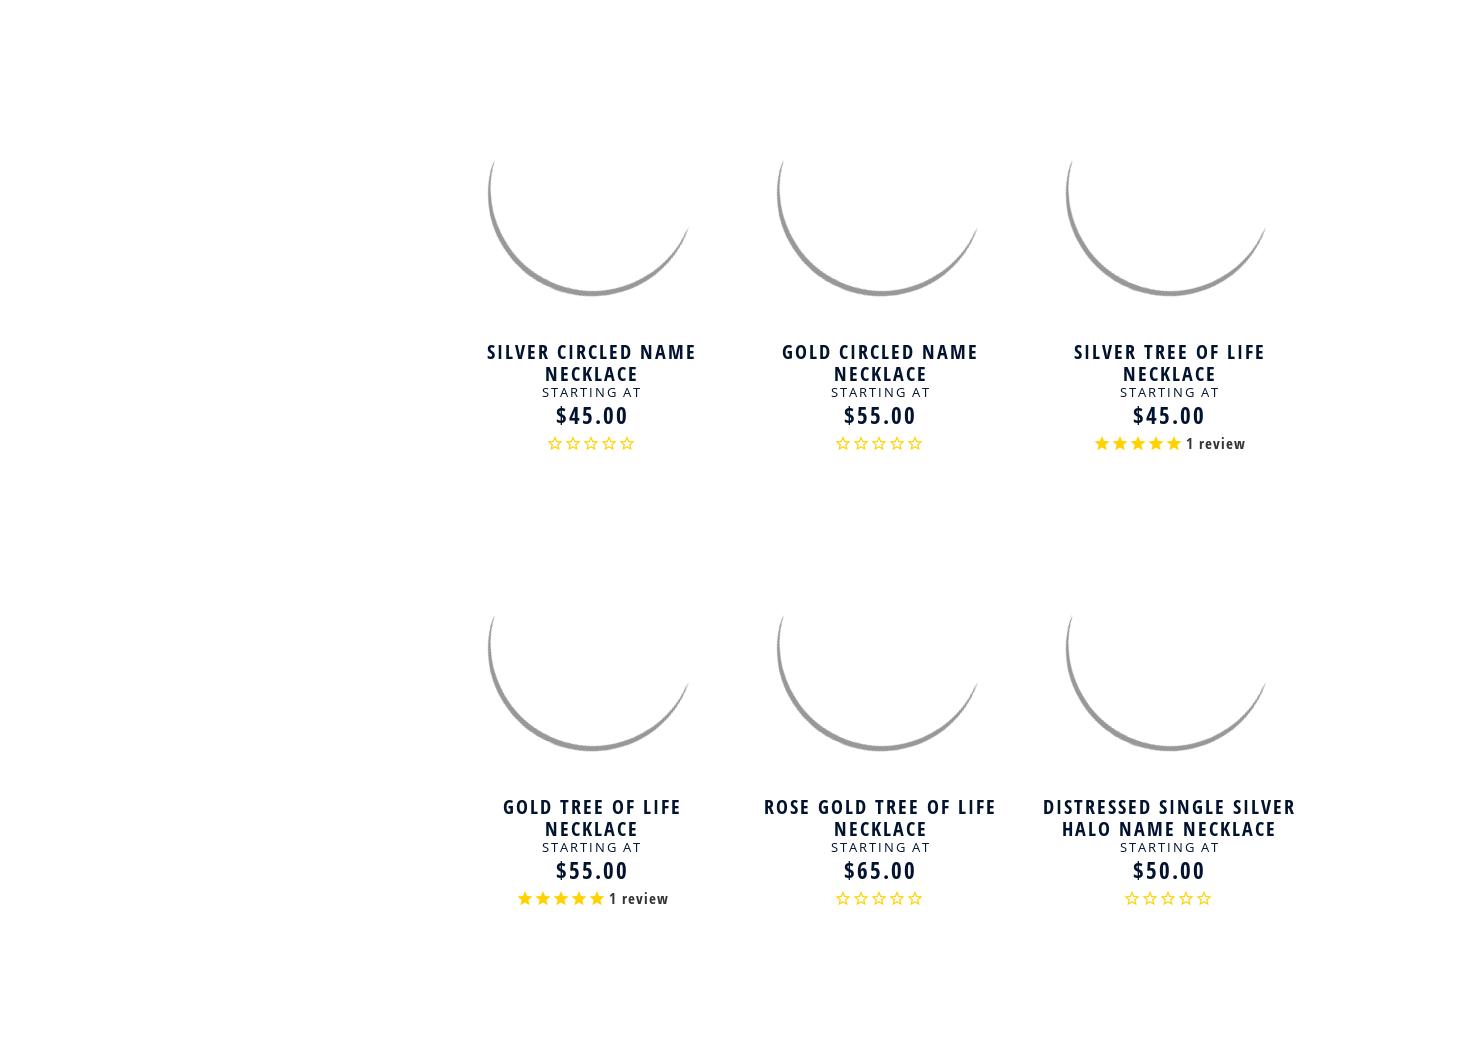  Describe the element at coordinates (590, 360) in the screenshot. I see `'Silver Circled Name Necklace'` at that location.